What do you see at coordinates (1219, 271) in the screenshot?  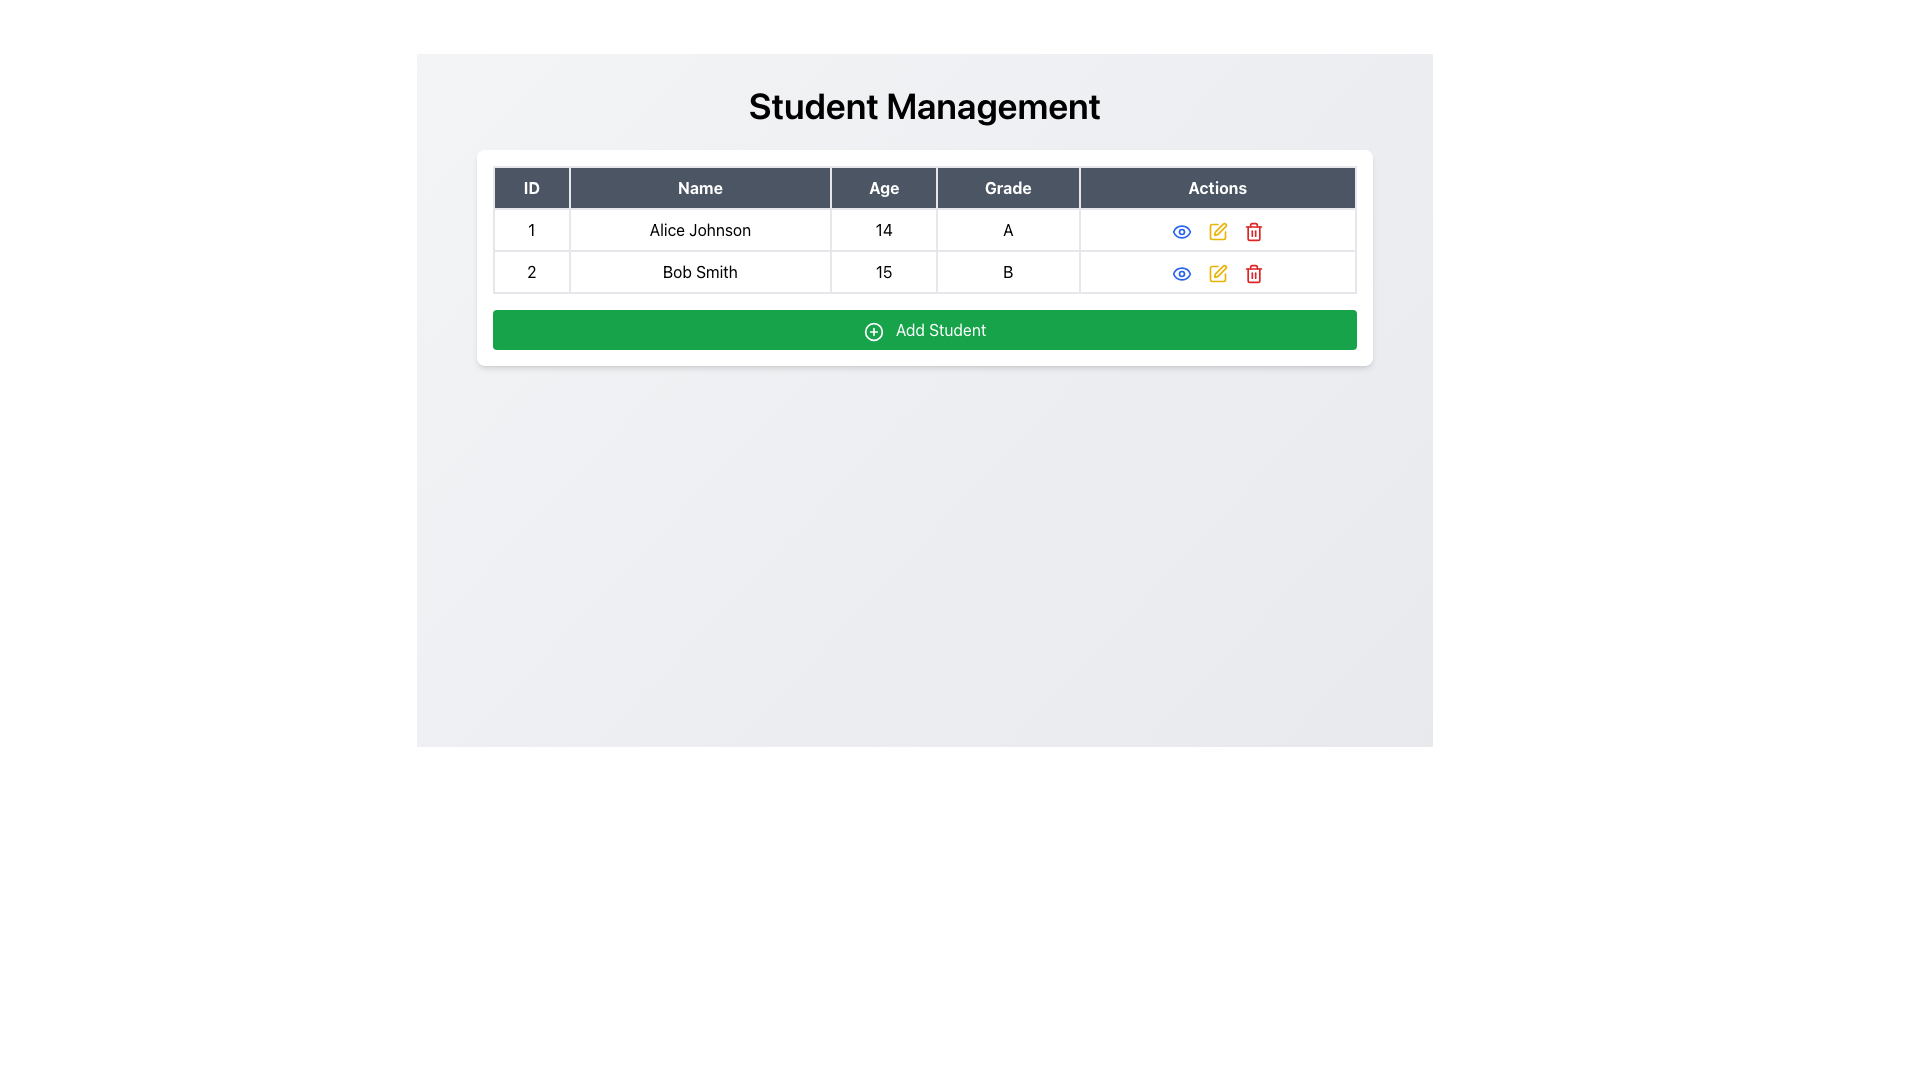 I see `the pen icon located in the 'Actions' column of the second row in the table, which is the leftmost icon among three icons in that cell` at bounding box center [1219, 271].